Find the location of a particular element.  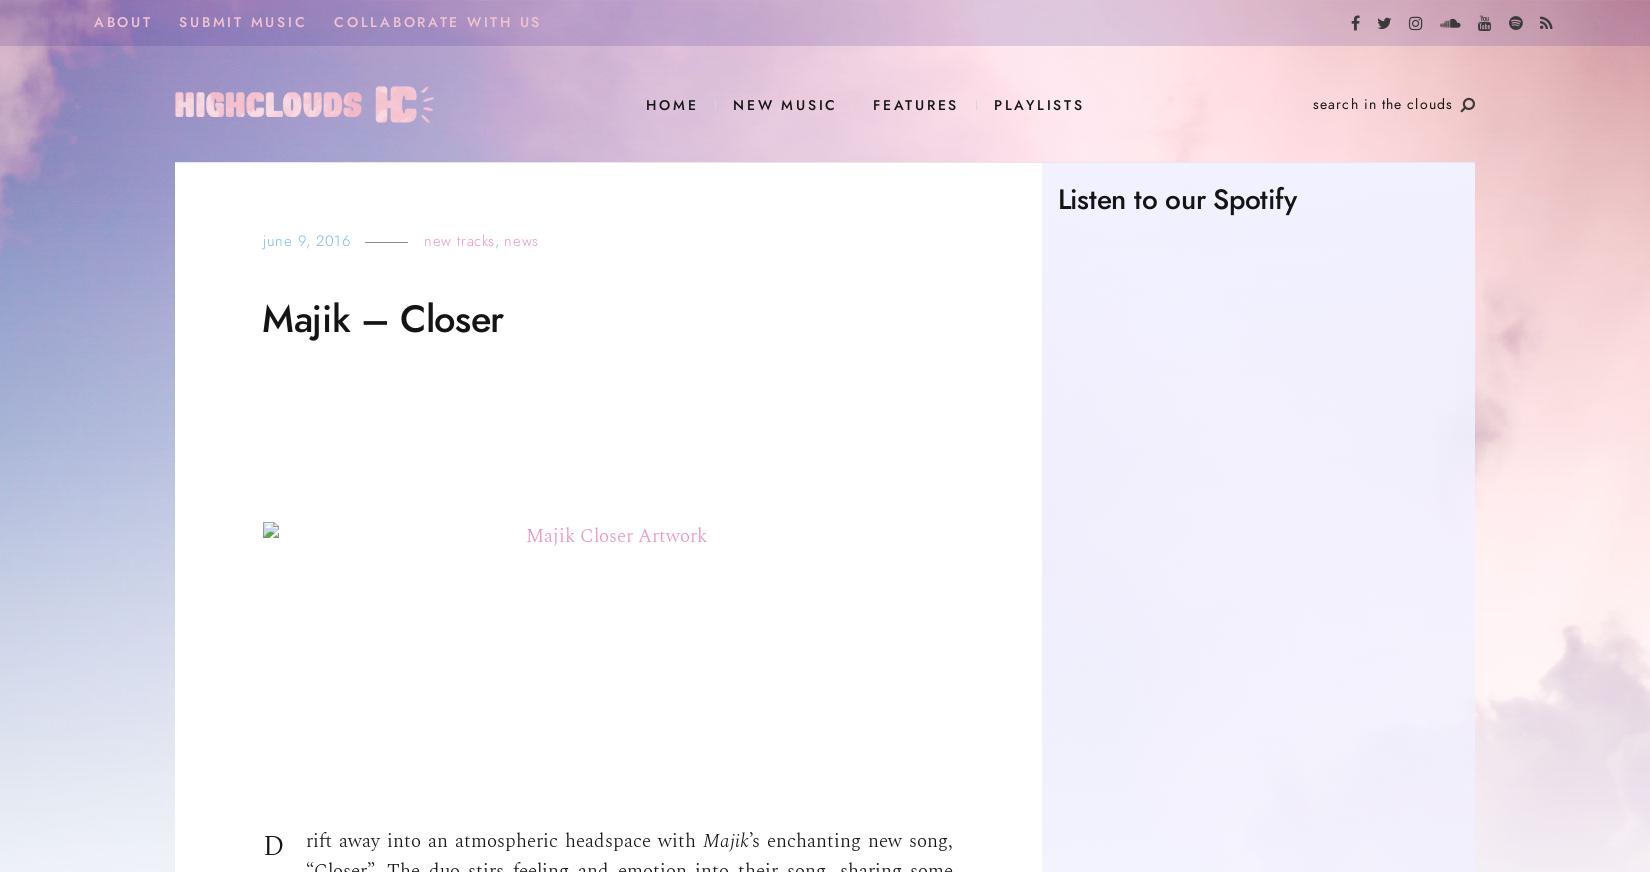

'Majik' is located at coordinates (725, 841).